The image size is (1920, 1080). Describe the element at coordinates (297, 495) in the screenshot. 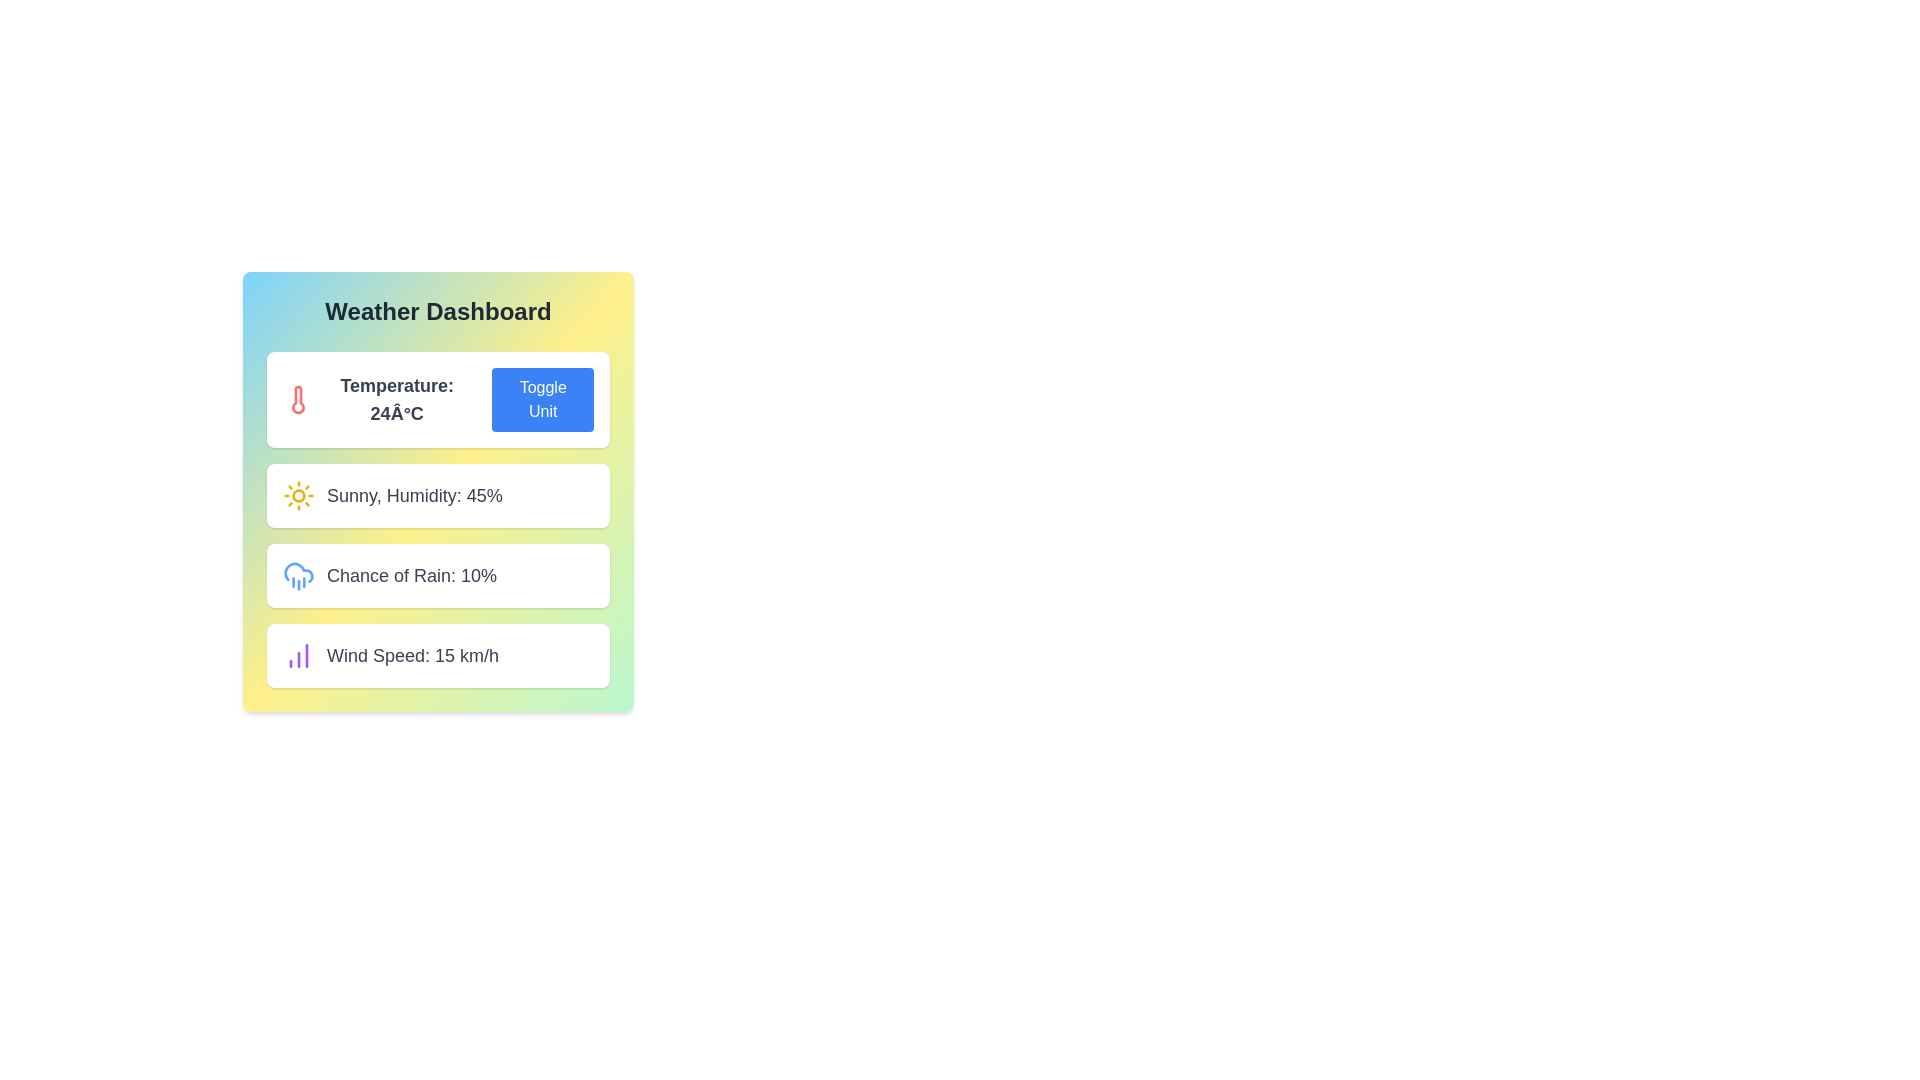

I see `the small circular sun-shaped element filled with yellow color located in the weather reporting interface, adjacent to the text 'Sunny, Humidity: 45%'` at that location.